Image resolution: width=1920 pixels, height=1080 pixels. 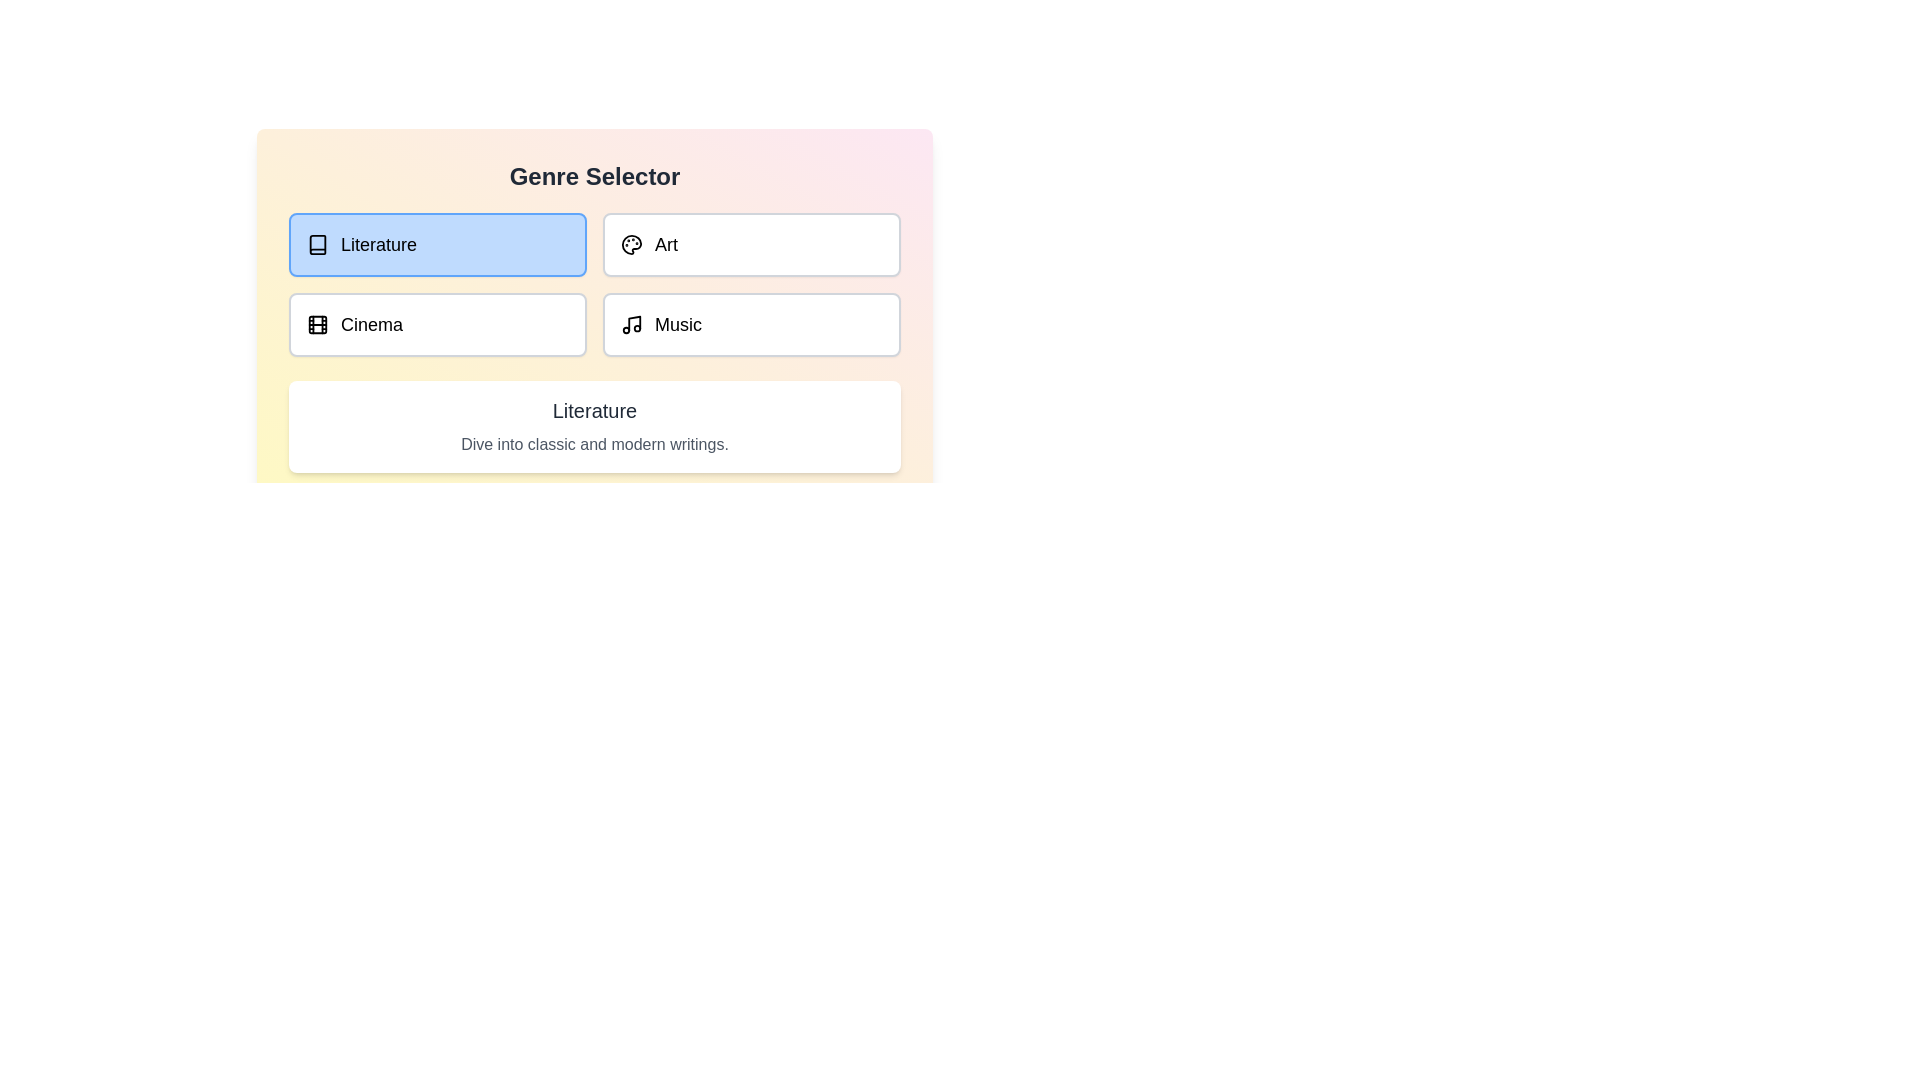 I want to click on the graphic icon element of the genre selector button, which is a rectangular shape with rounded corners forming the outline of a film reel icon, located in the left column of the layout, so click(x=316, y=323).